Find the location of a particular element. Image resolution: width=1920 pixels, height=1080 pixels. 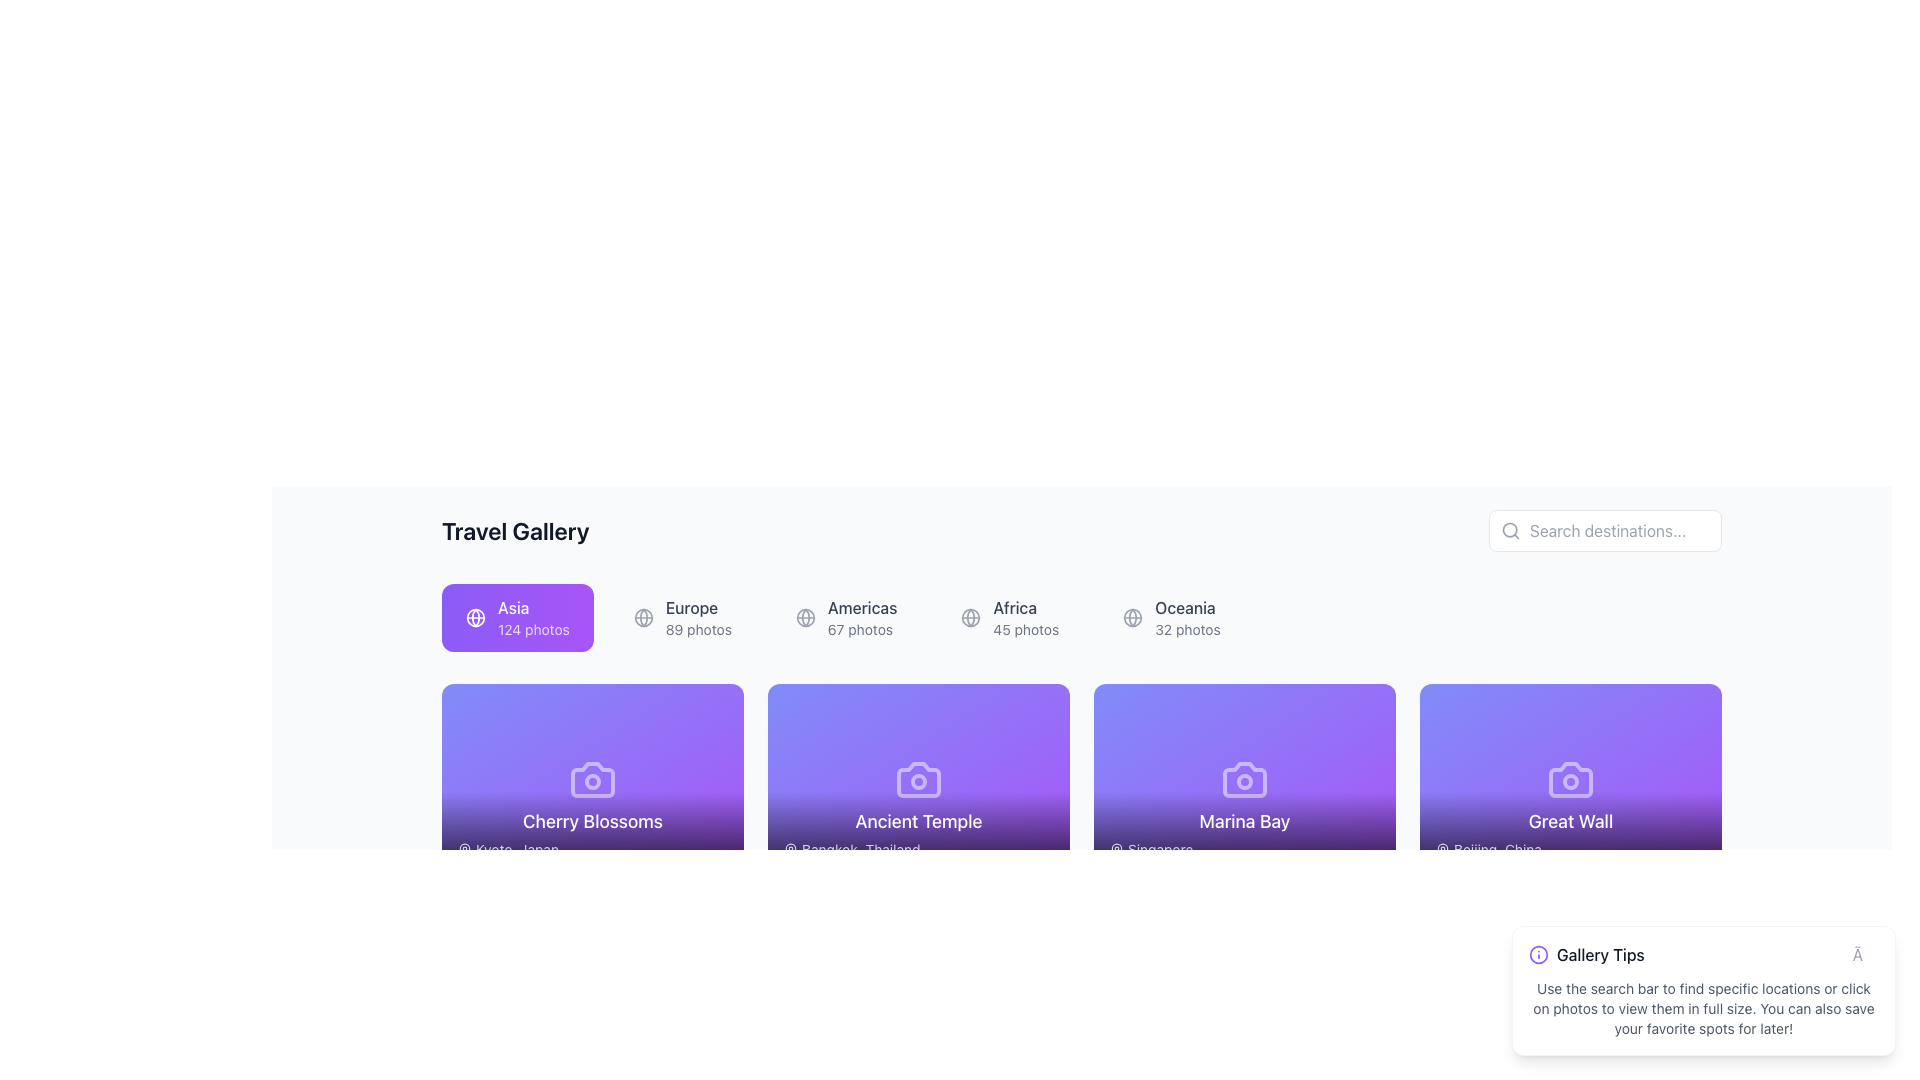

the second line element of the SVG globe icon representing longitude or latitude, located under the 'Europe' section is located at coordinates (643, 616).